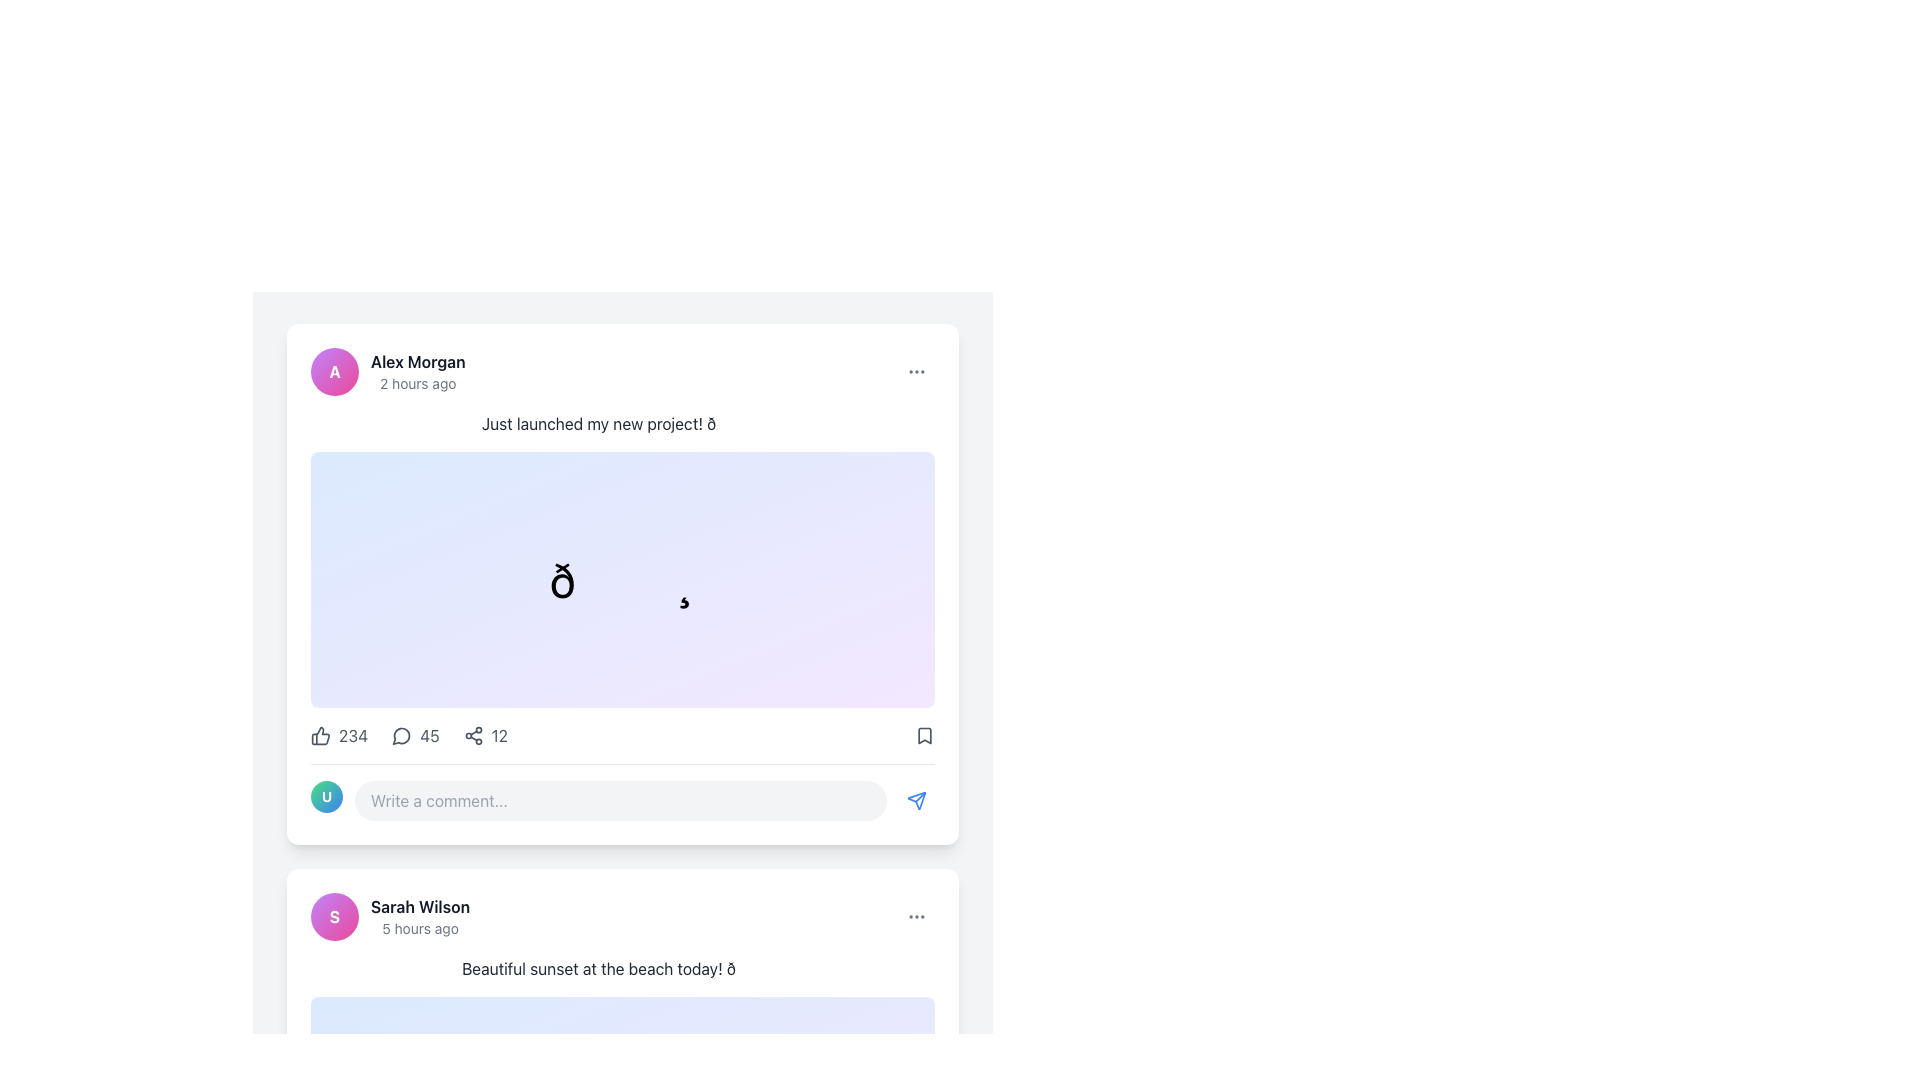 Image resolution: width=1920 pixels, height=1080 pixels. I want to click on the ellipsis icon, so click(915, 371).